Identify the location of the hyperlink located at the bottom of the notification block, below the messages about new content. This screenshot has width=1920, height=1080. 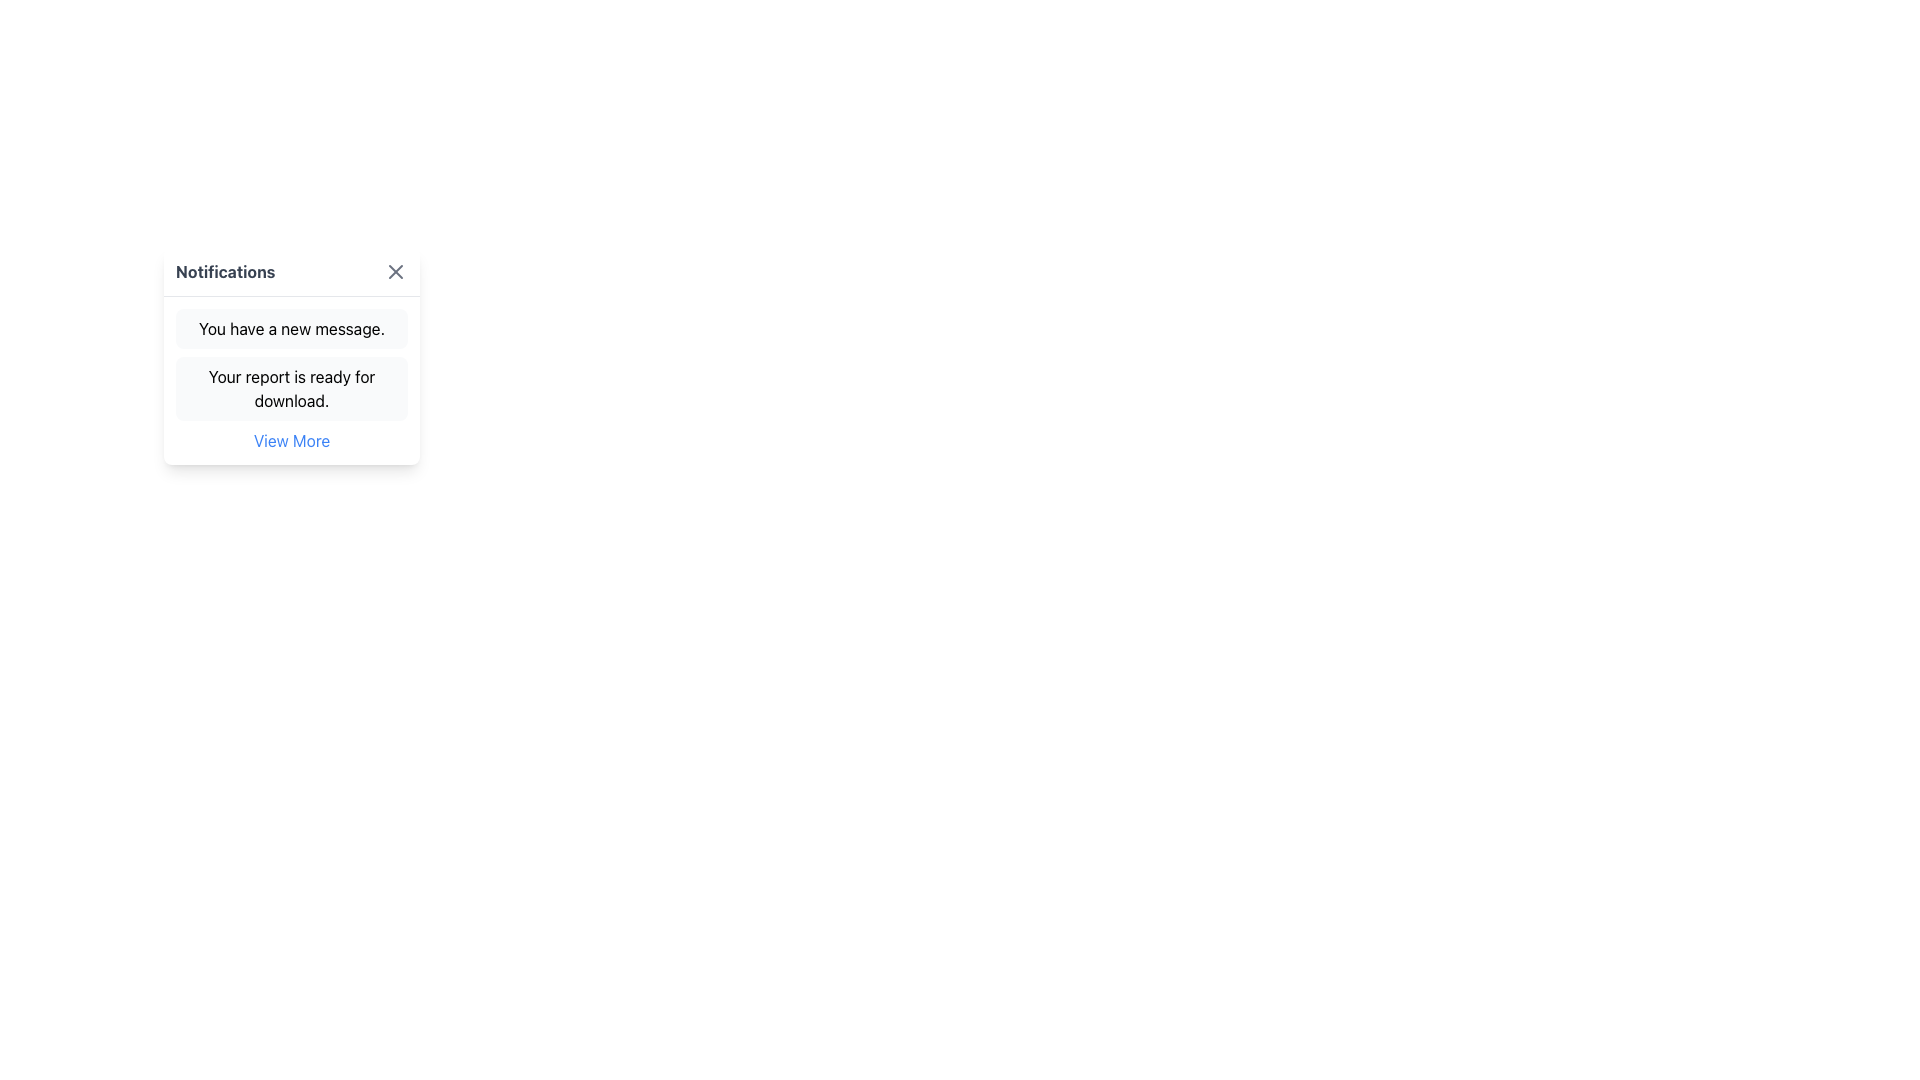
(291, 439).